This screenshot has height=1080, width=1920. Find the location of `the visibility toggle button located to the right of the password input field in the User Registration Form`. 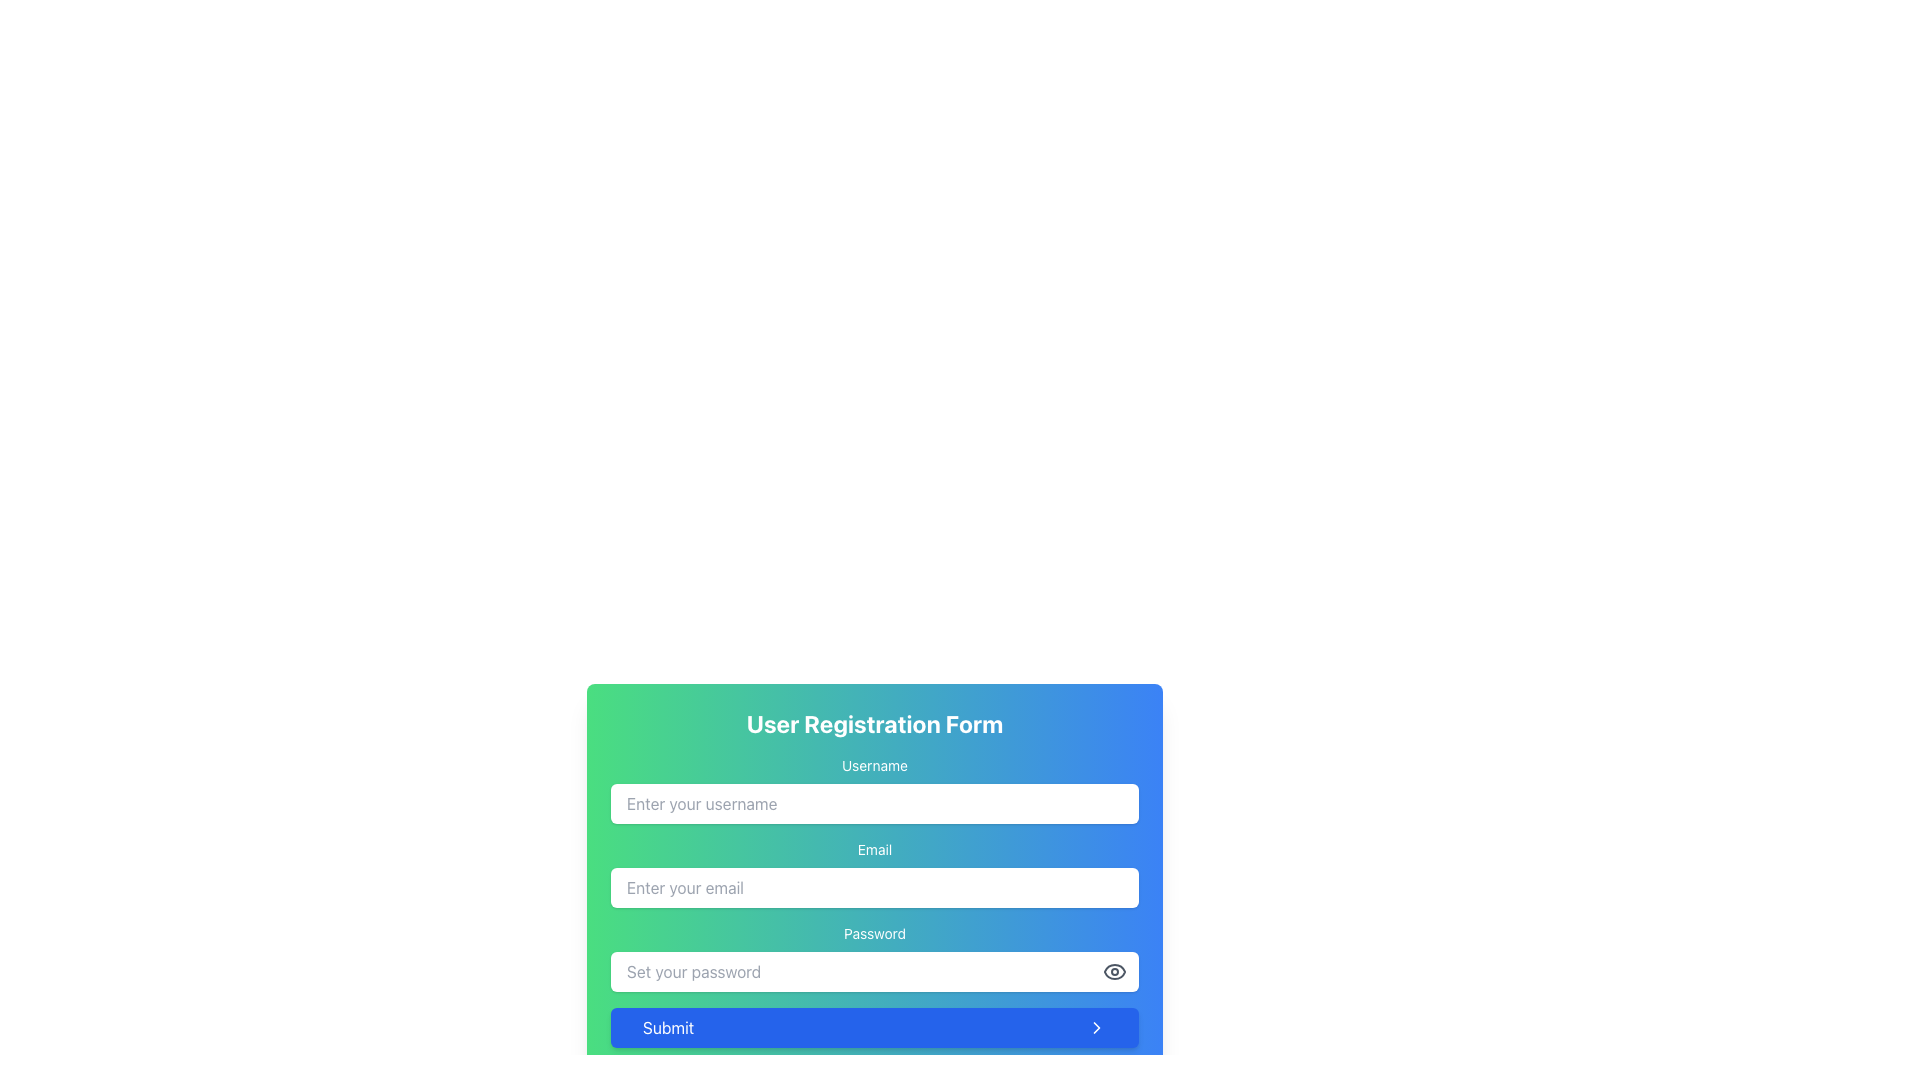

the visibility toggle button located to the right of the password input field in the User Registration Form is located at coordinates (1113, 971).